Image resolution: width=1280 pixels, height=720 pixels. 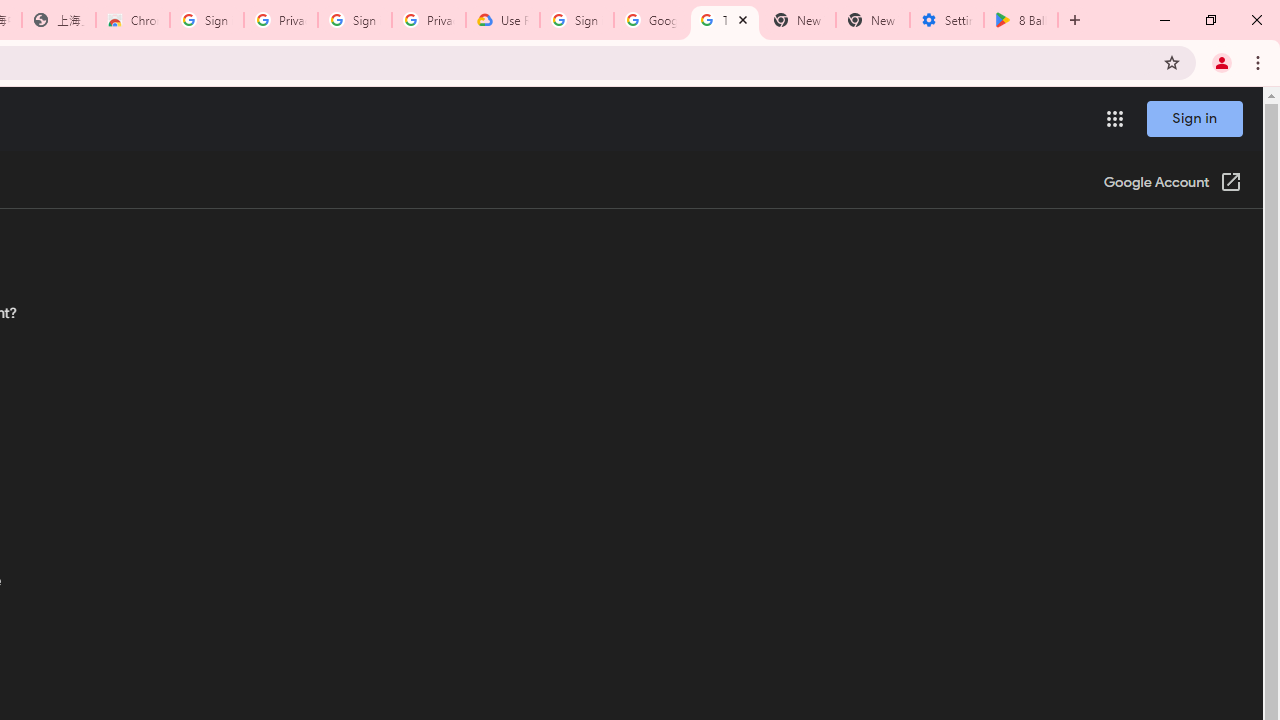 What do you see at coordinates (576, 20) in the screenshot?
I see `'Sign in - Google Accounts'` at bounding box center [576, 20].